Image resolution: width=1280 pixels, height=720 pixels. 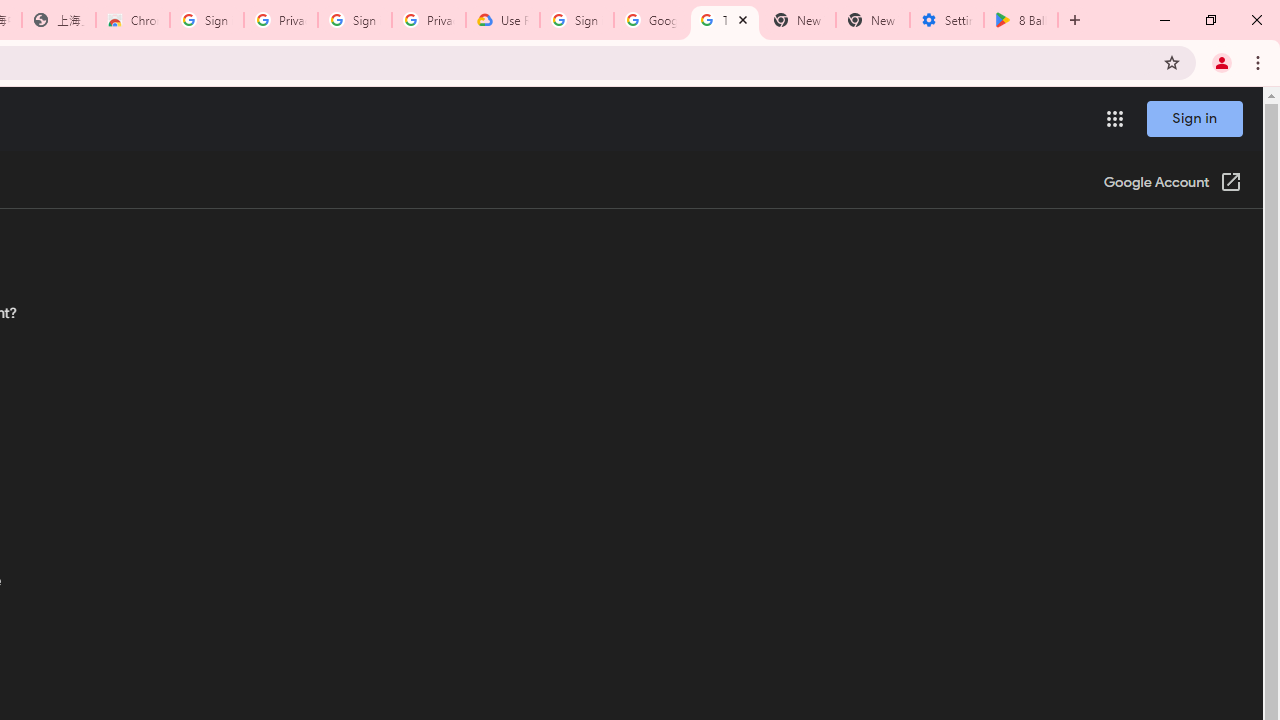 What do you see at coordinates (576, 20) in the screenshot?
I see `'Sign in - Google Accounts'` at bounding box center [576, 20].